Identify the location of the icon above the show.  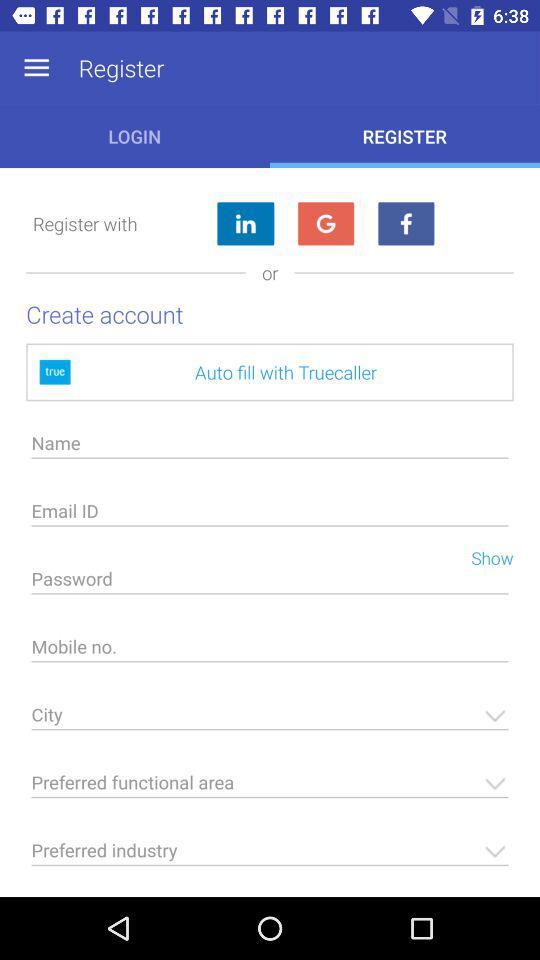
(270, 515).